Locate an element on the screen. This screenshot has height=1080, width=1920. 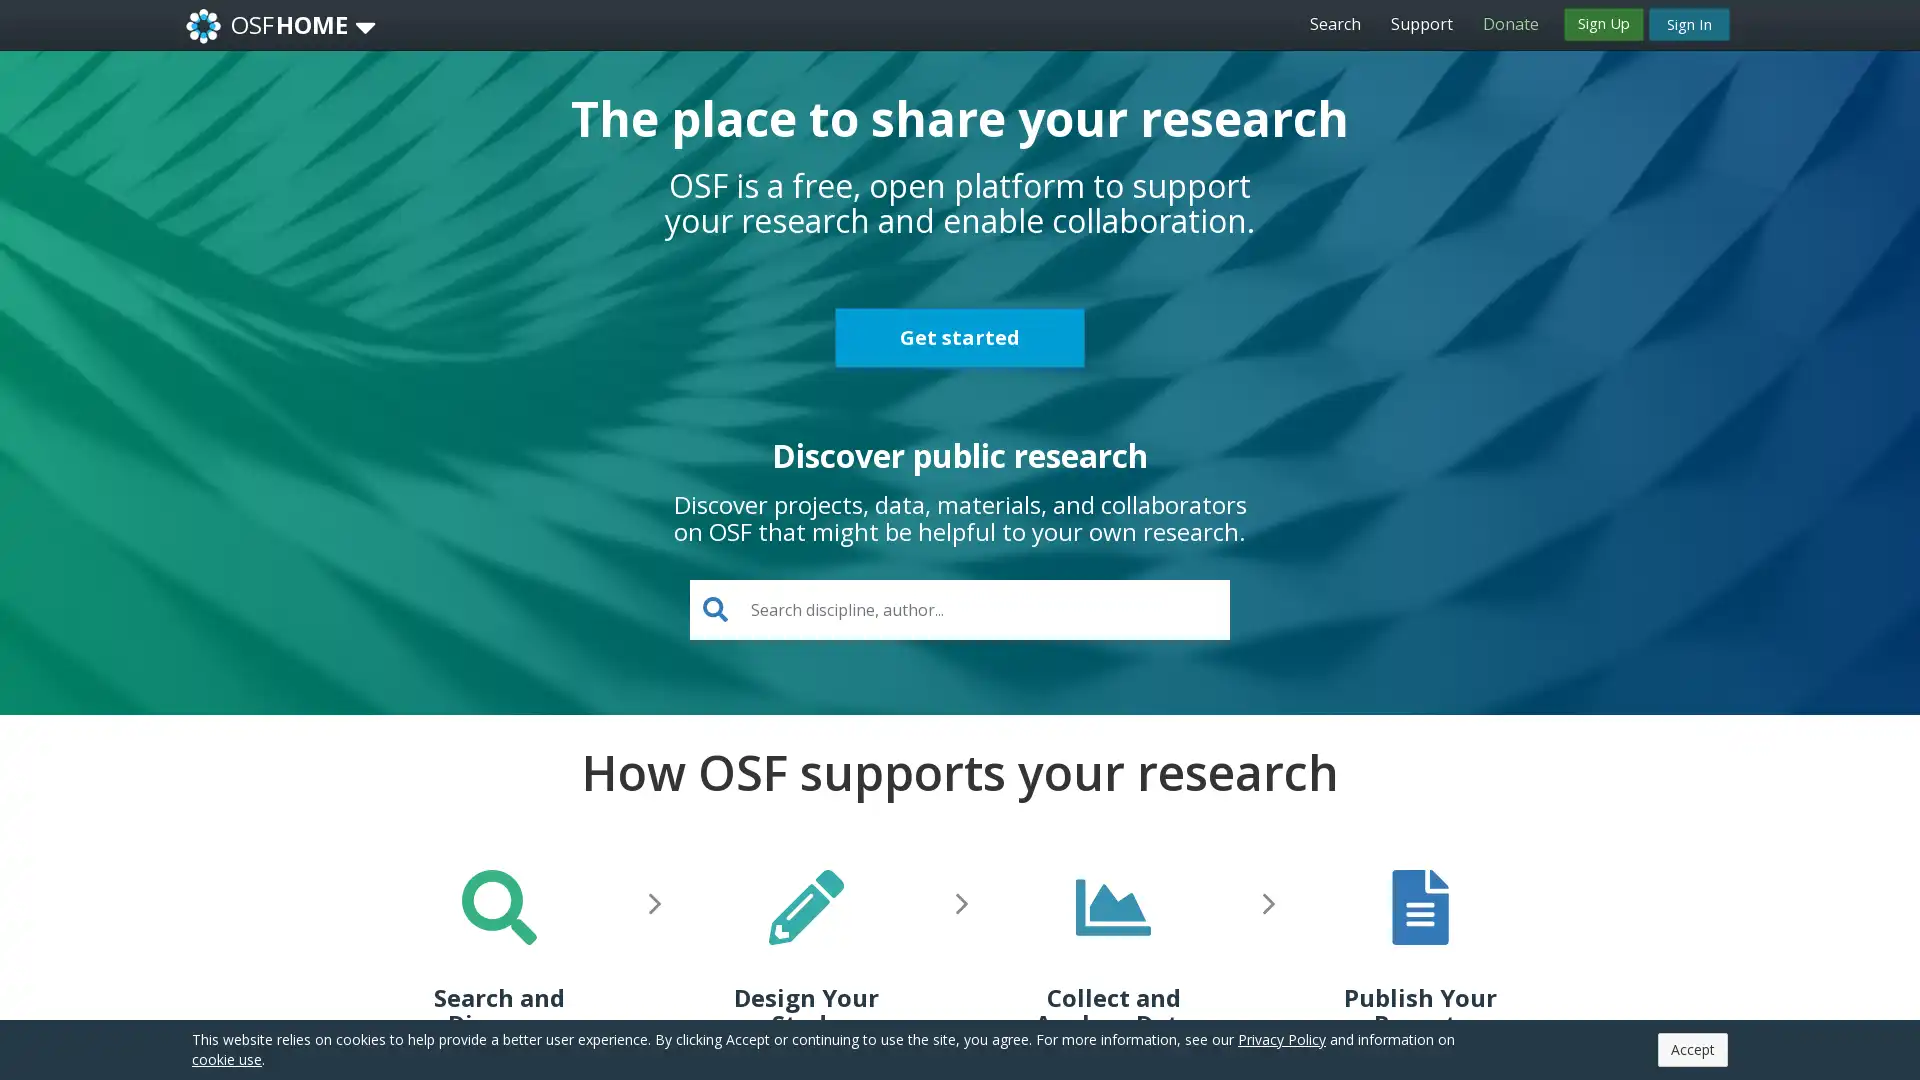
Accept is located at coordinates (1692, 1048).